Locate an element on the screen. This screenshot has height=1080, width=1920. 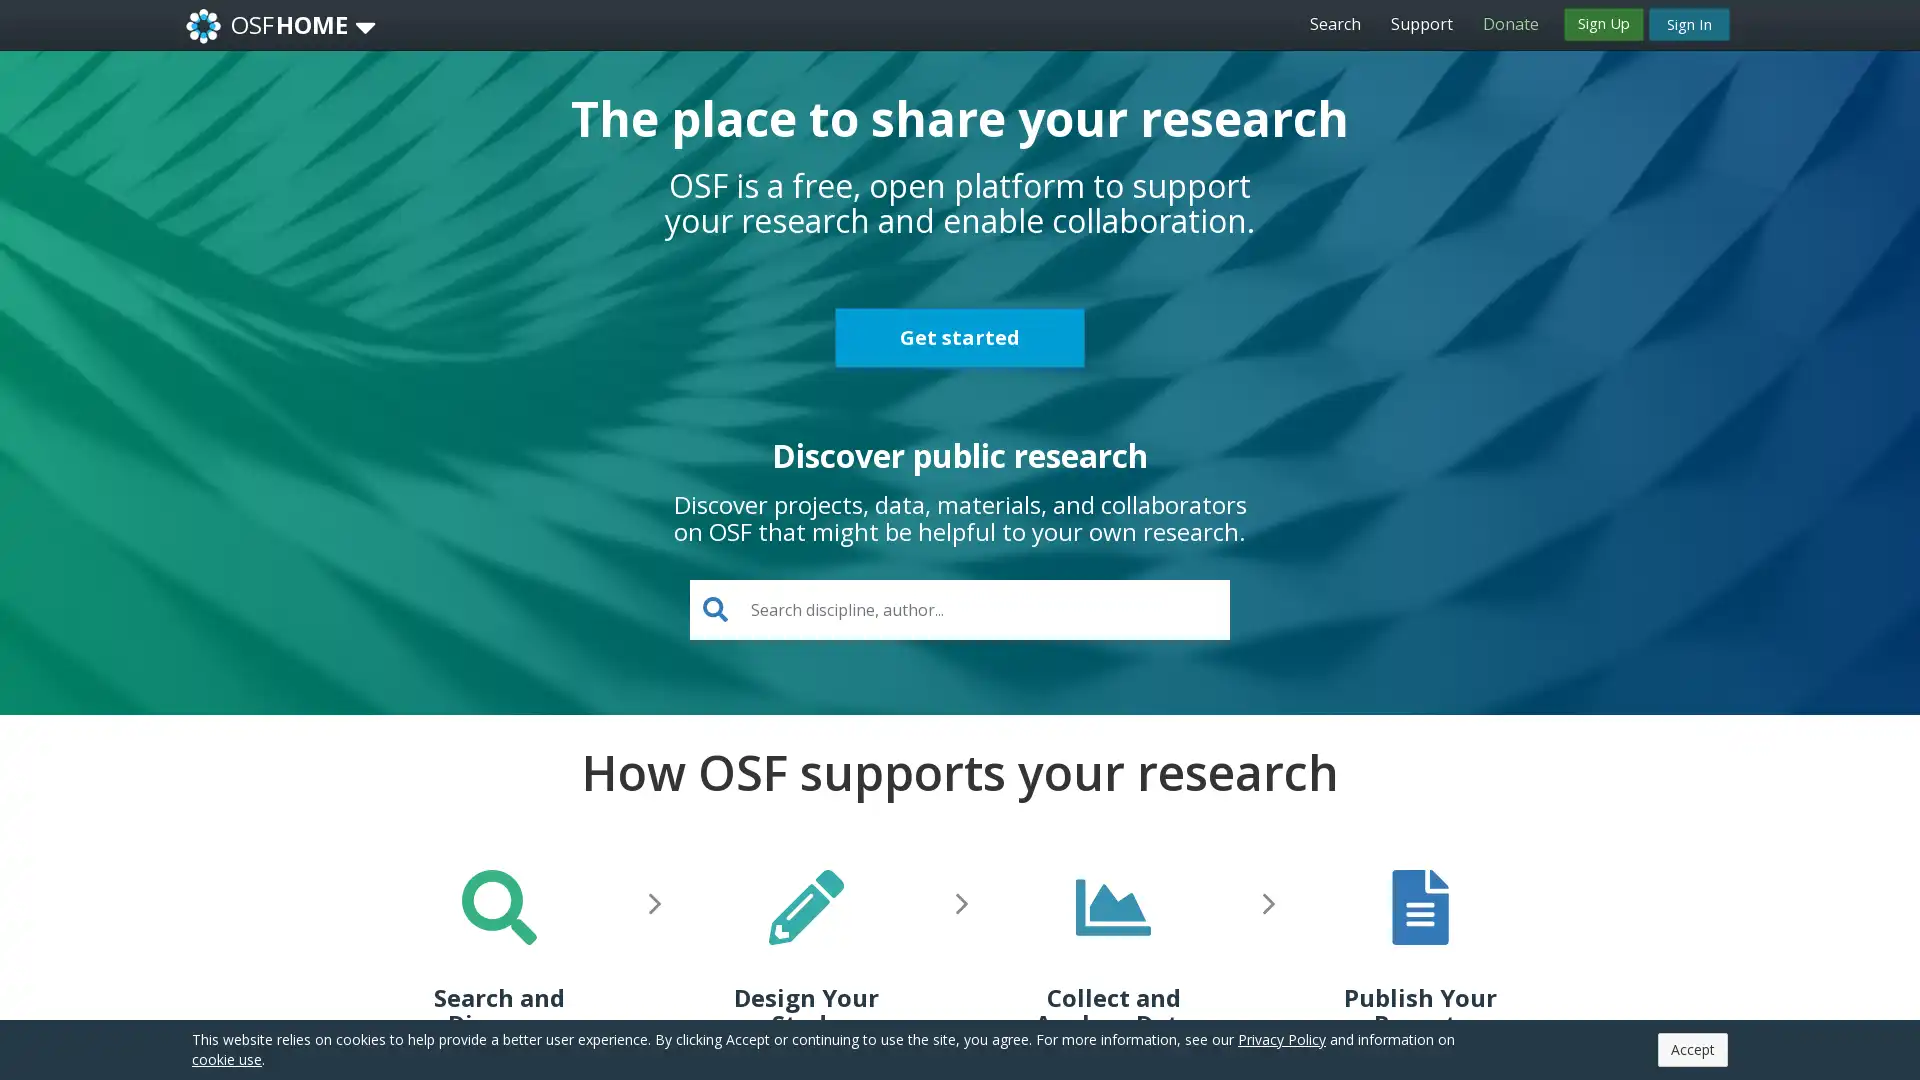
Accept is located at coordinates (1692, 1048).